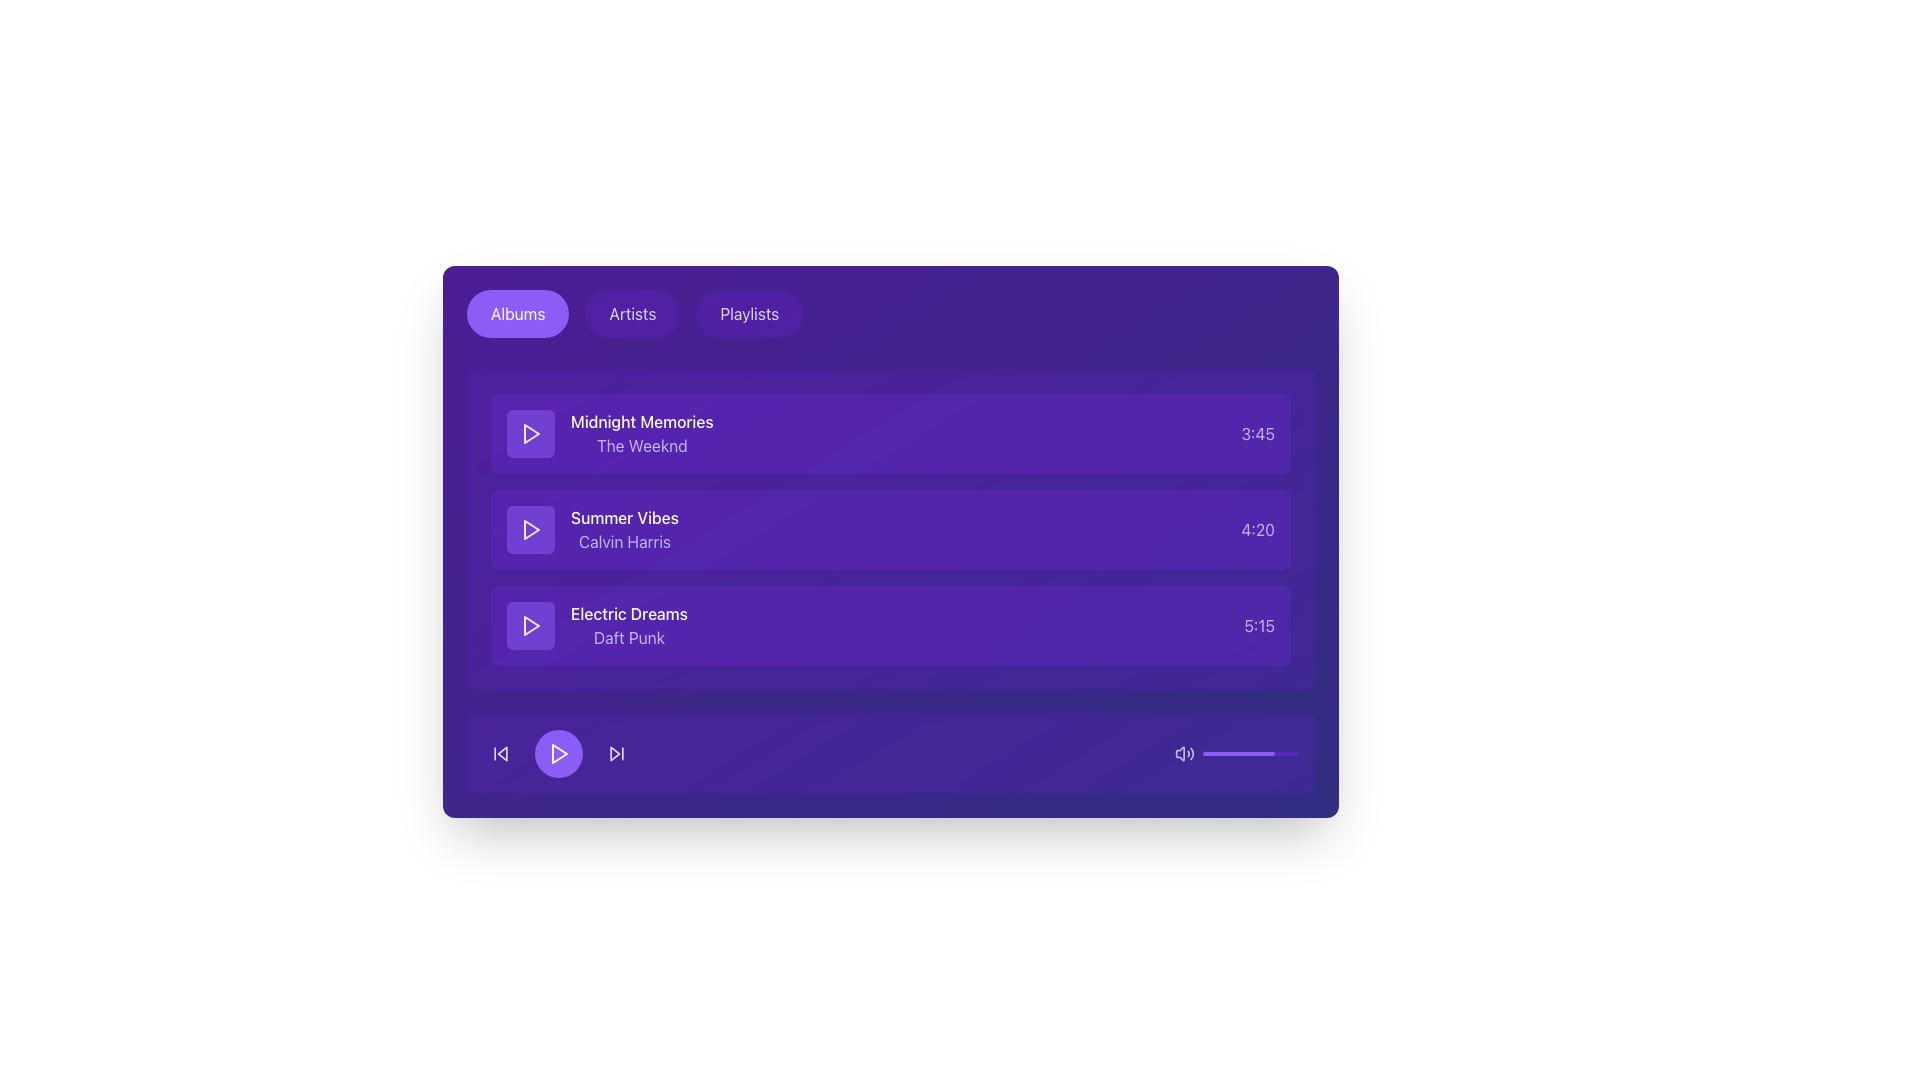 Image resolution: width=1920 pixels, height=1080 pixels. I want to click on the rounded square violet play button with a white triangular play icon, so click(531, 433).